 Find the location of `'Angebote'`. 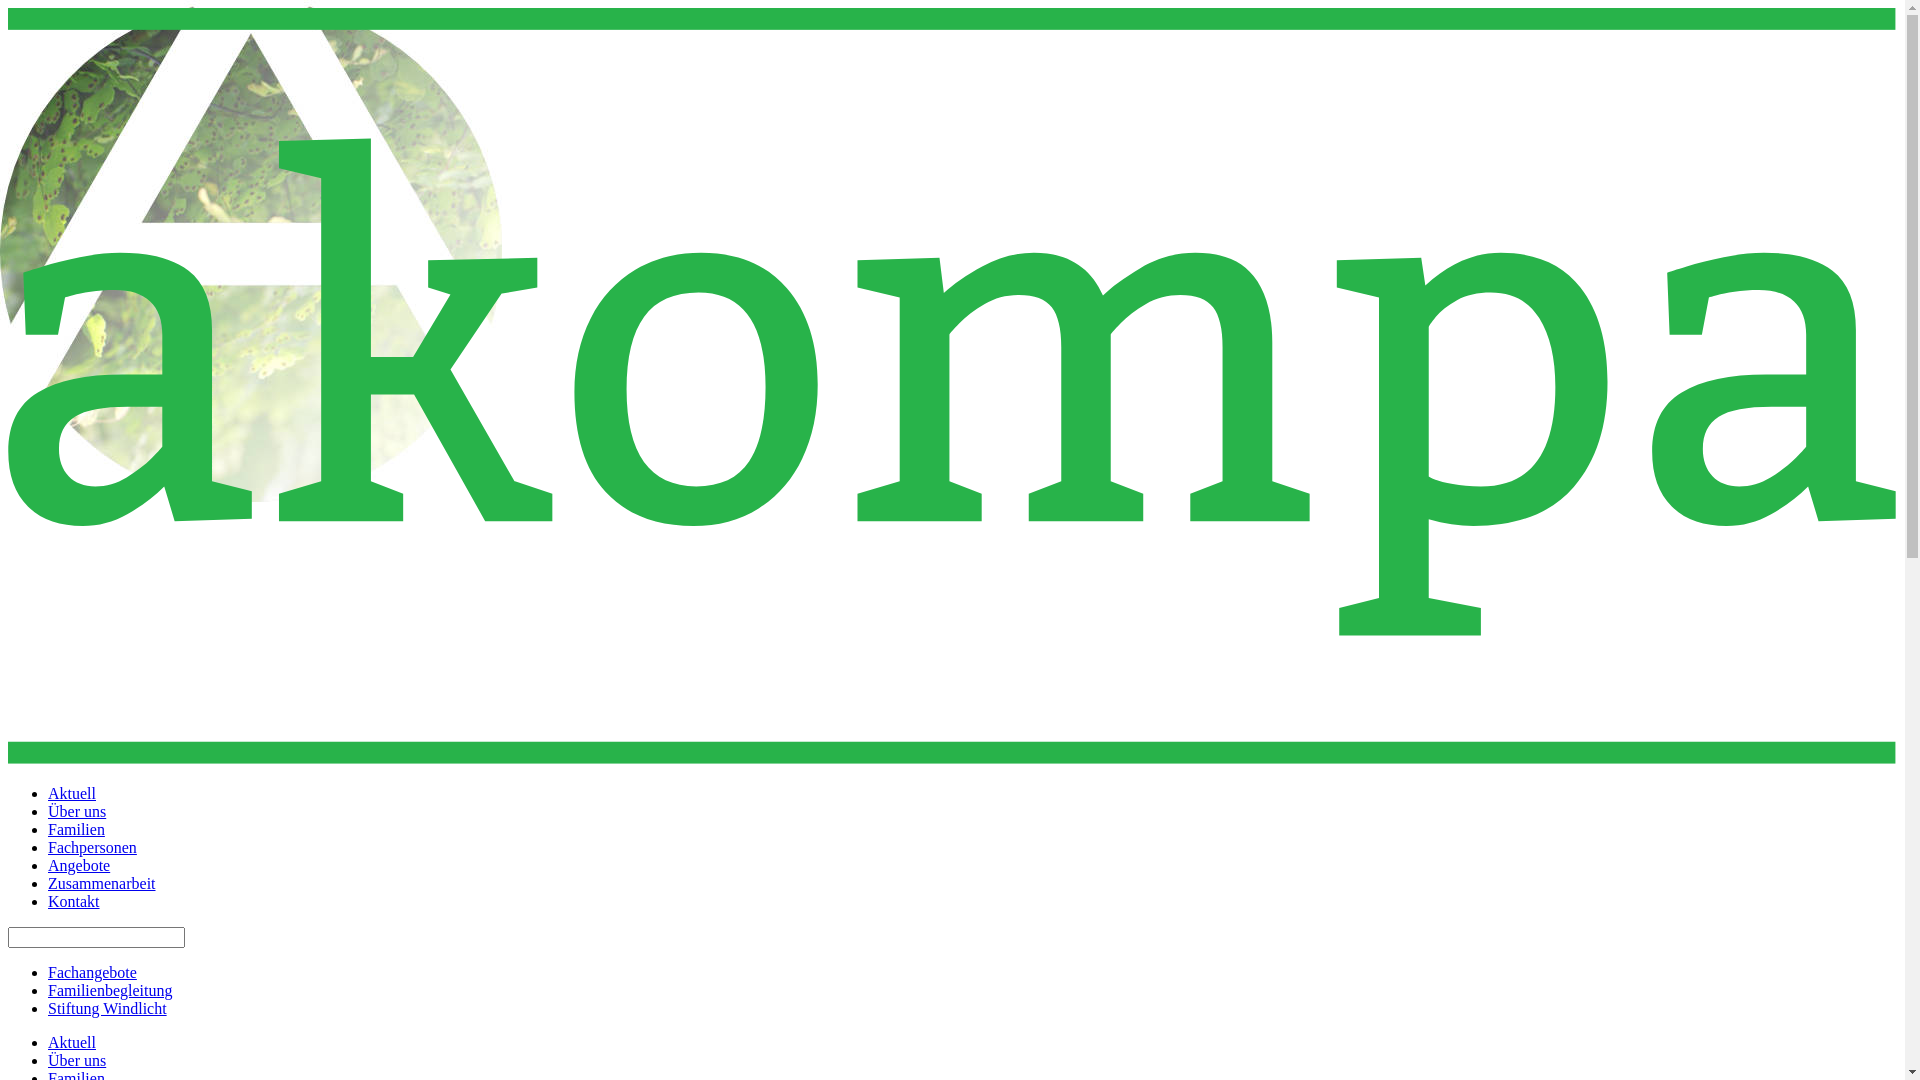

'Angebote' is located at coordinates (48, 864).